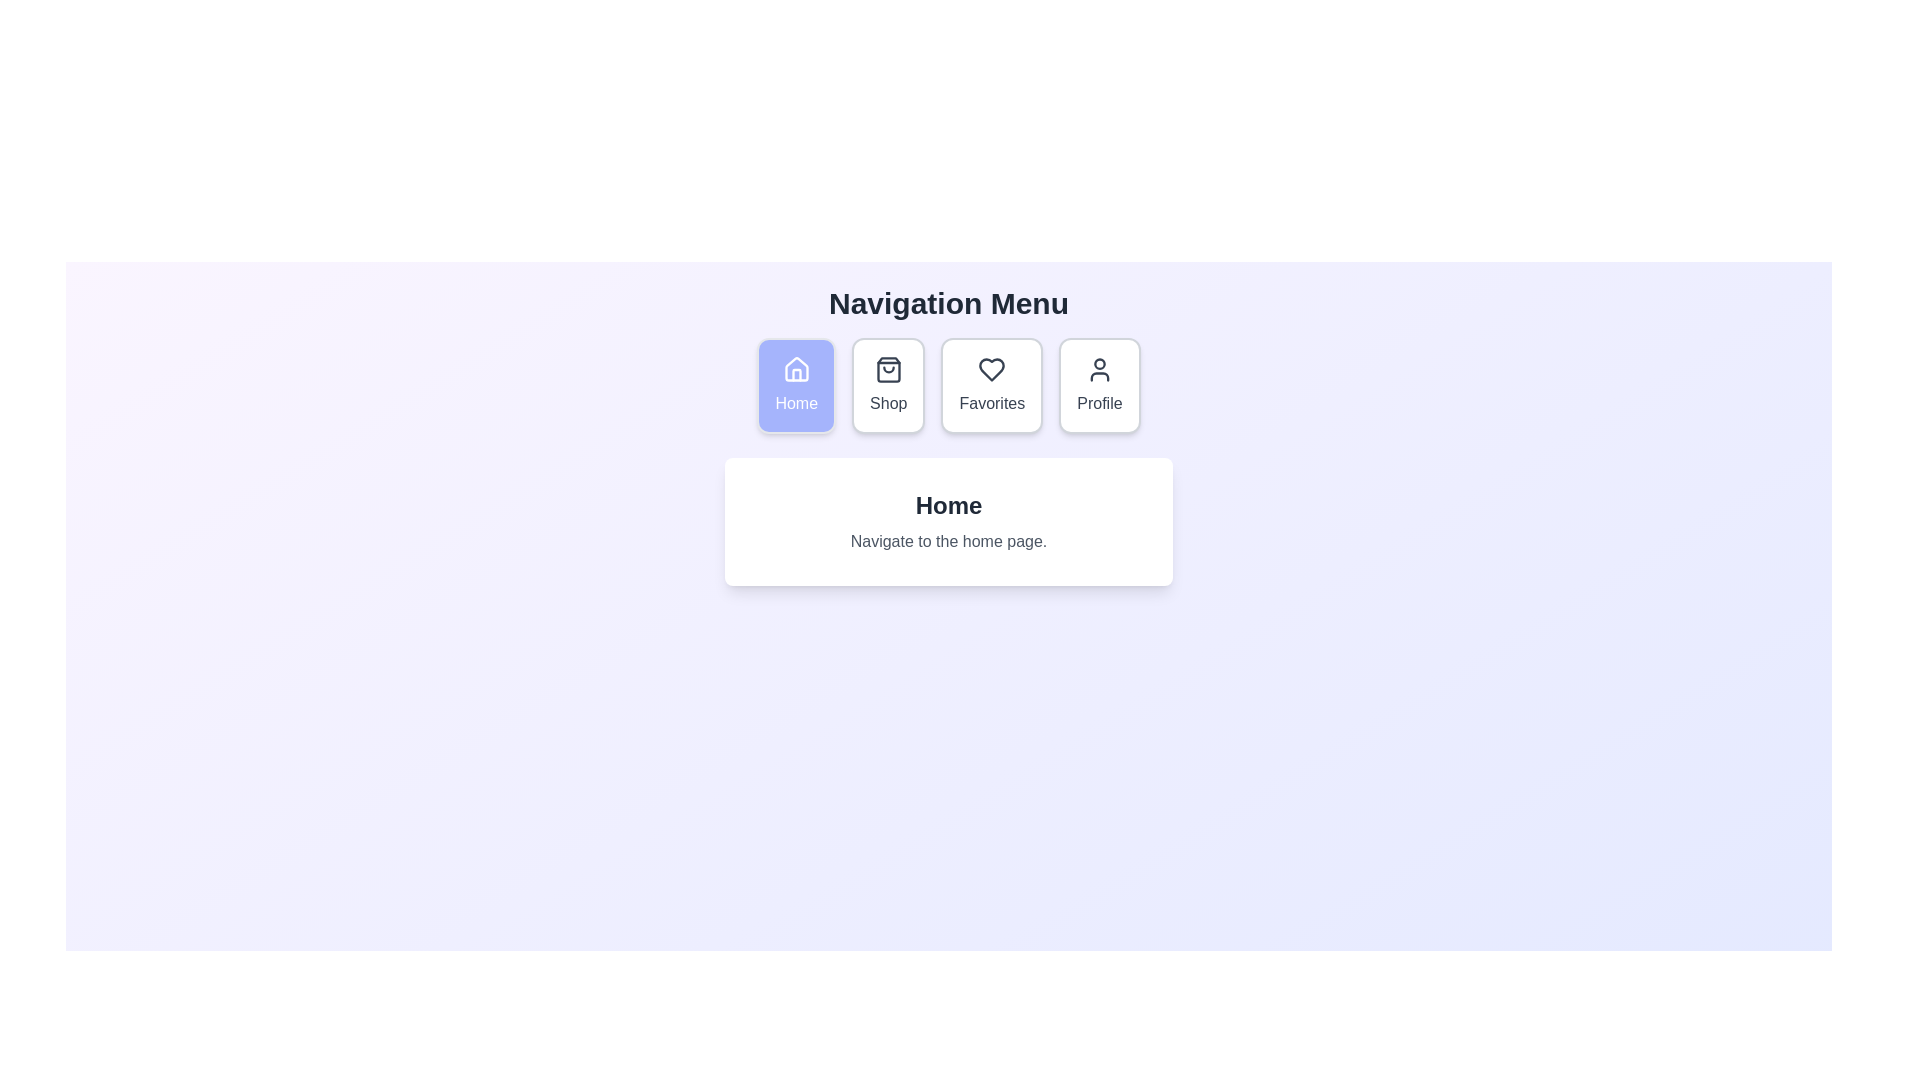 The height and width of the screenshot is (1080, 1920). Describe the element at coordinates (1098, 404) in the screenshot. I see `text of the 'Profile' text label located underneath the user icon graphic in the 'Profile' navigation button` at that location.